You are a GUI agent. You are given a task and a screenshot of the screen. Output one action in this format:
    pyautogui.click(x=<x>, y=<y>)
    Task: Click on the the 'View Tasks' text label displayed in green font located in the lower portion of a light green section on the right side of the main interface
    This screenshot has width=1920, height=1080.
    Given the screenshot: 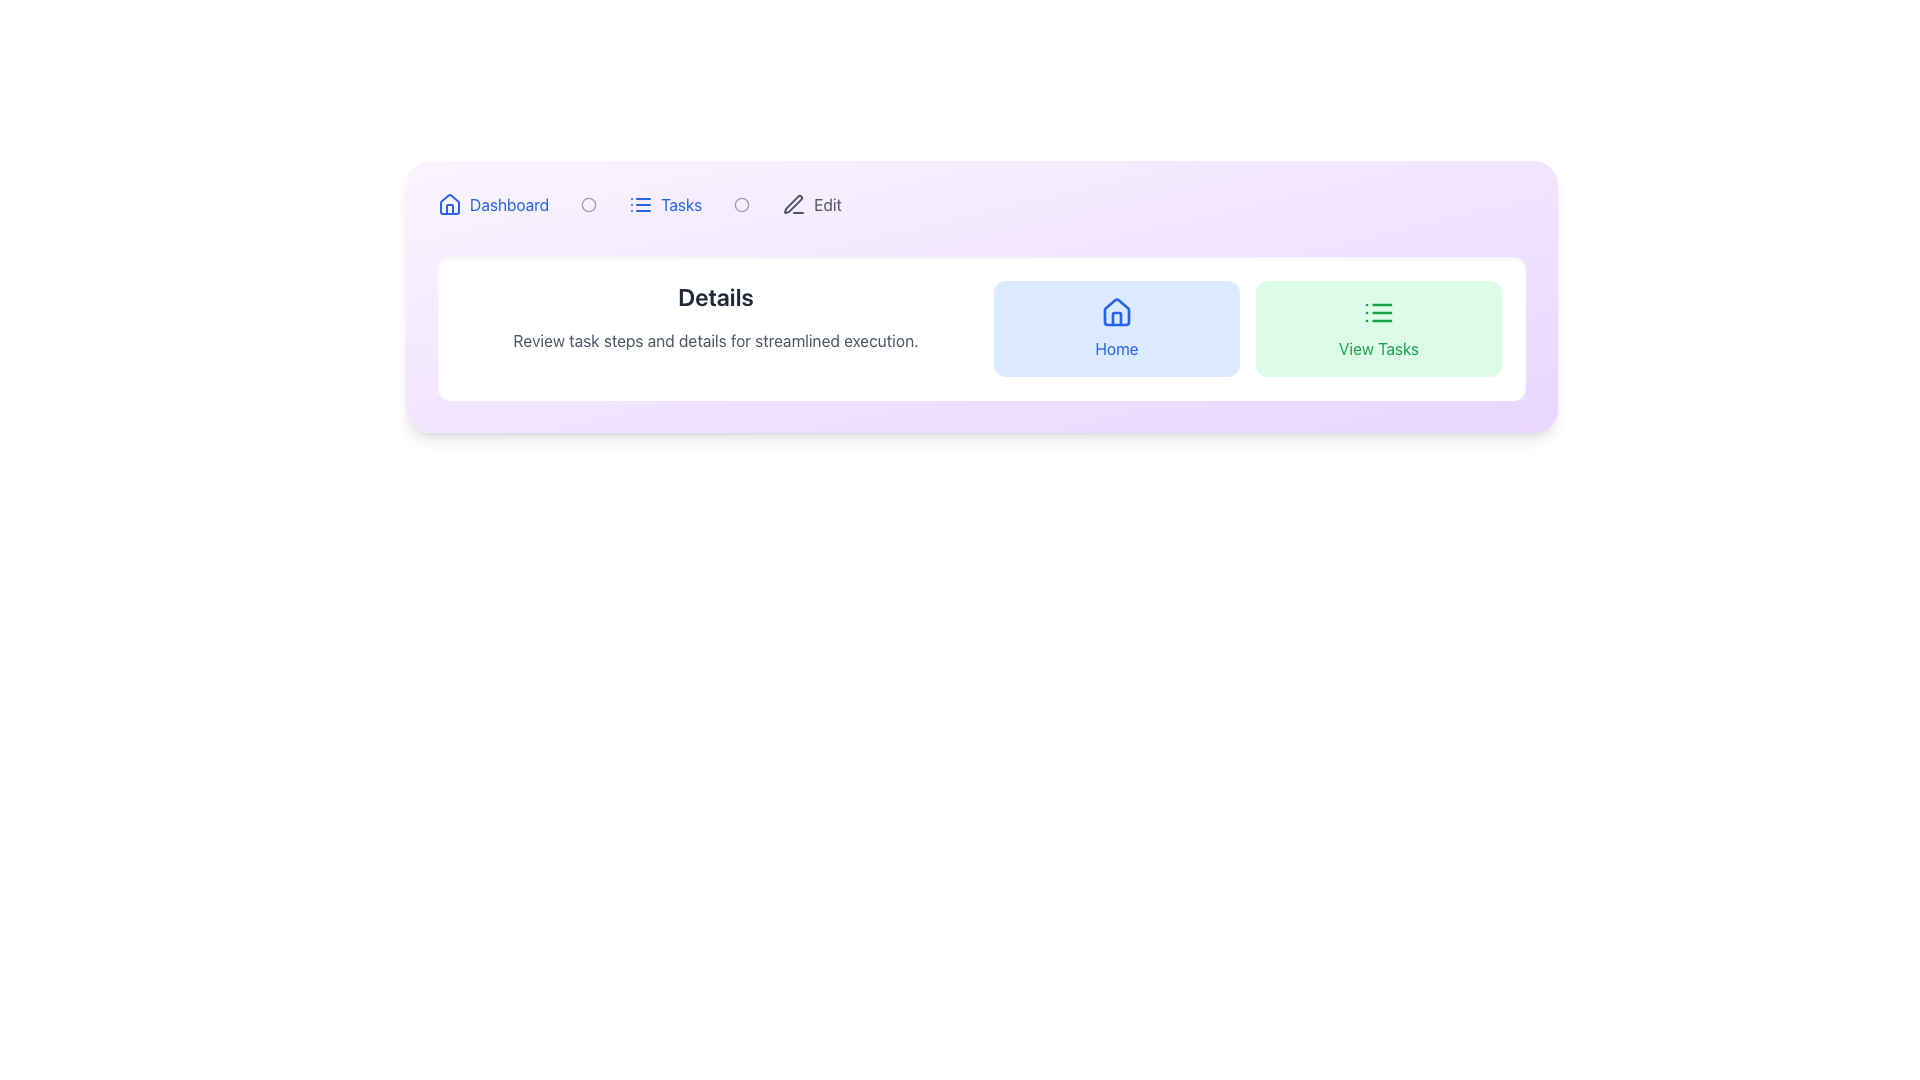 What is the action you would take?
    pyautogui.click(x=1377, y=347)
    